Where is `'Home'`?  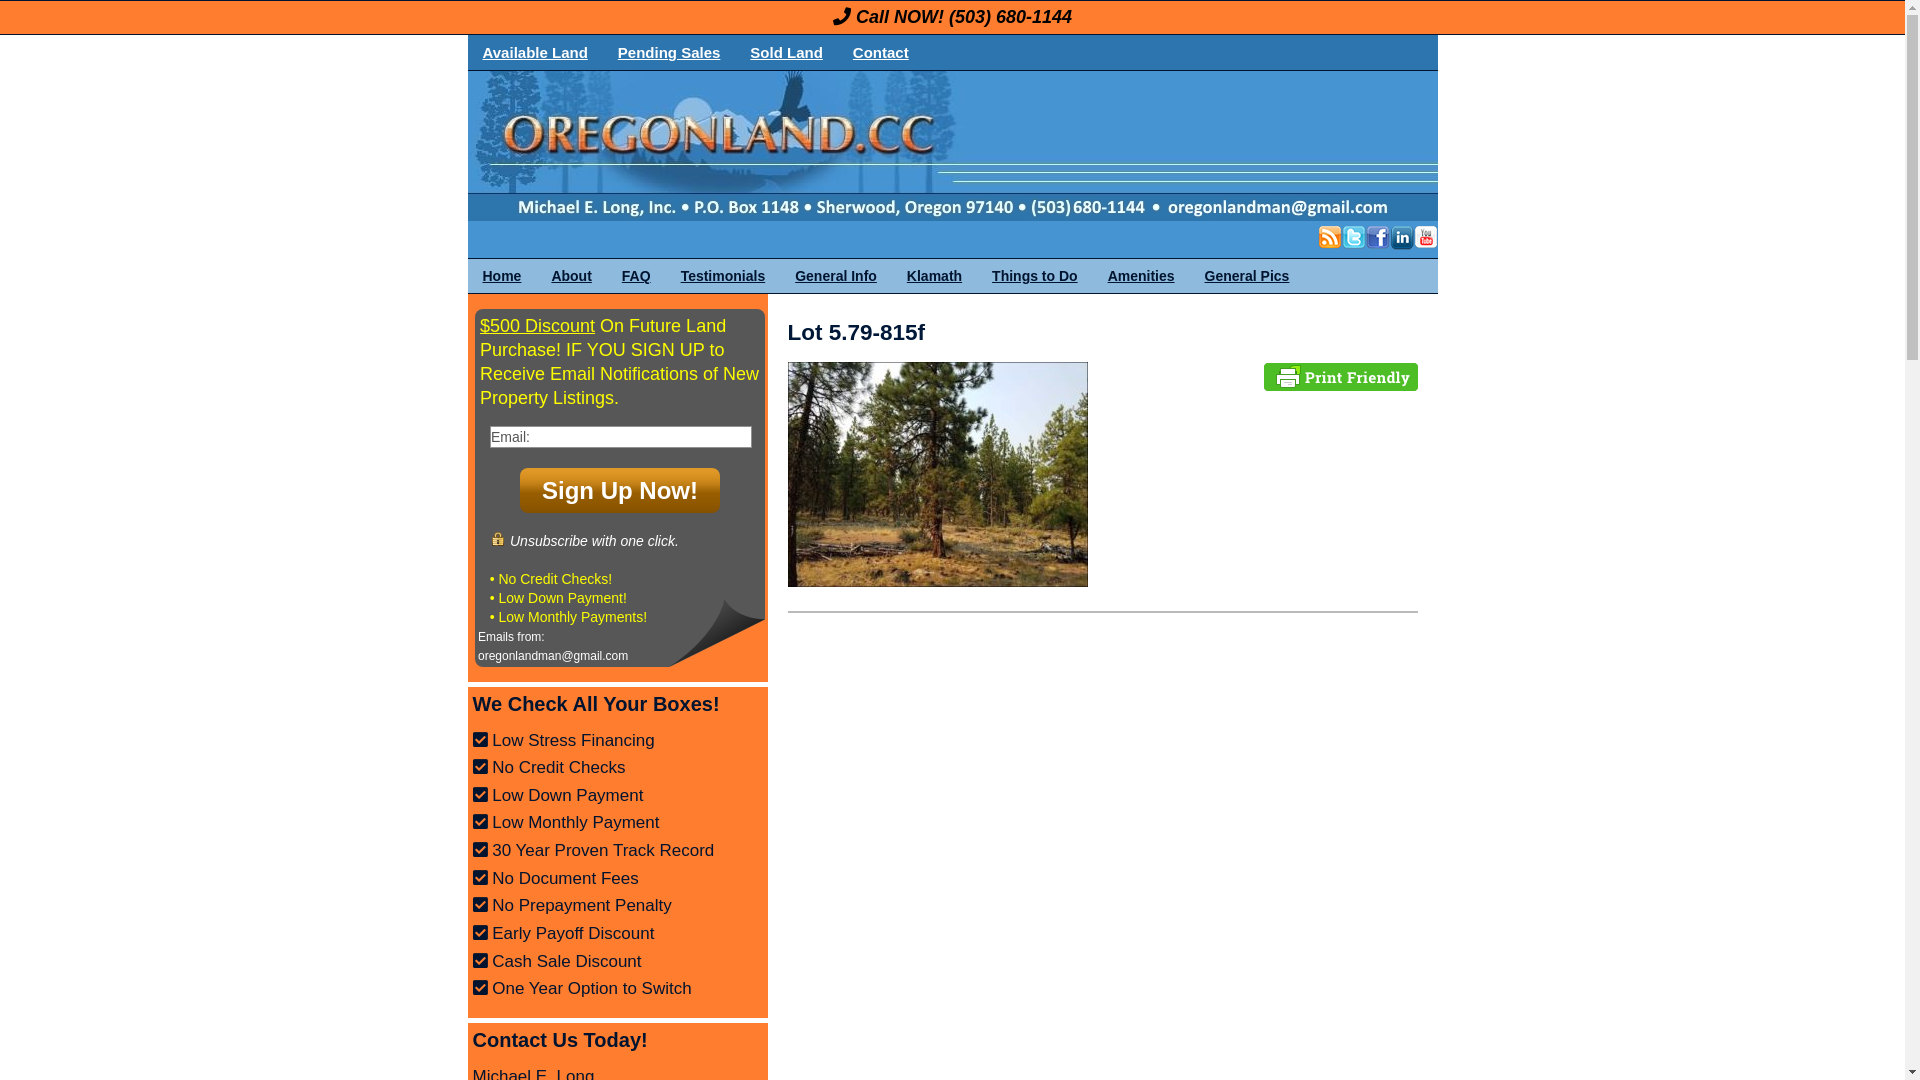 'Home' is located at coordinates (502, 276).